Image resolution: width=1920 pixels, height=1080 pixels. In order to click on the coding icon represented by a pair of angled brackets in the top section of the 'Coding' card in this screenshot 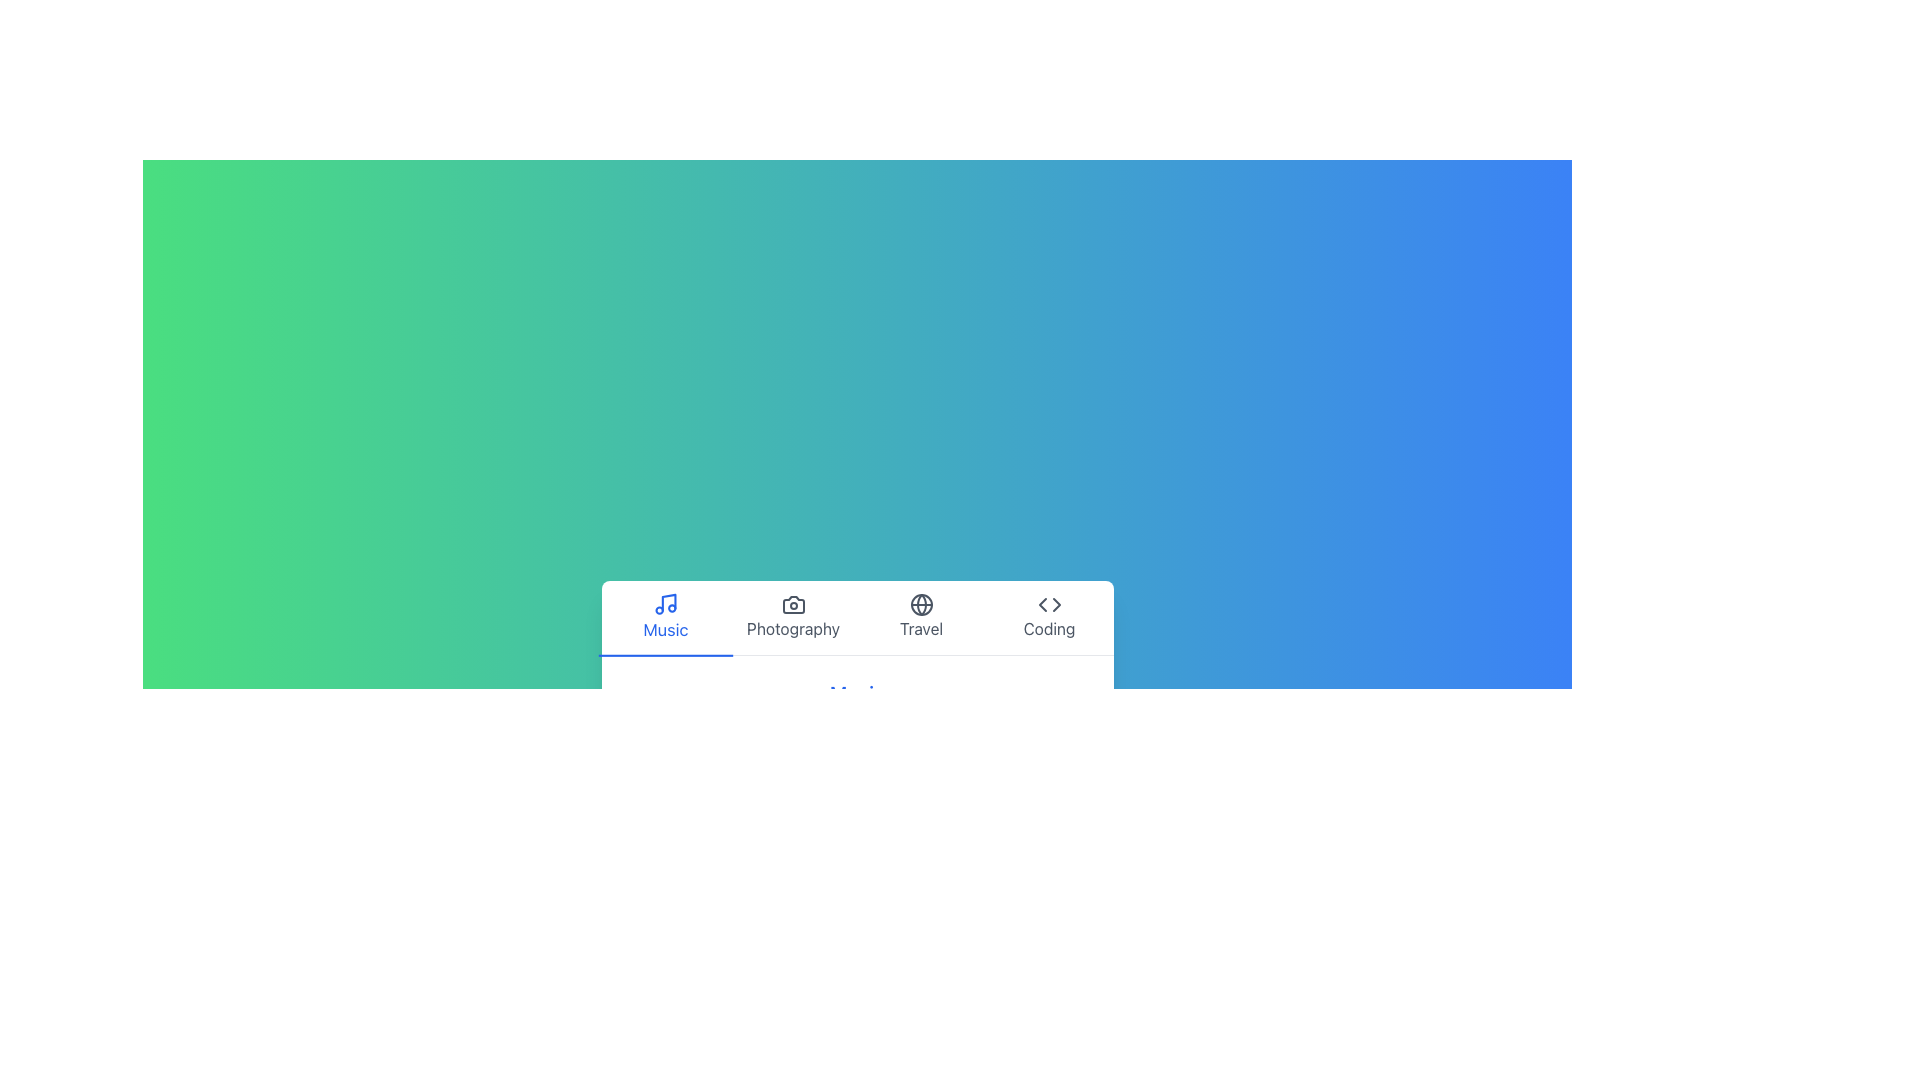, I will do `click(1048, 603)`.